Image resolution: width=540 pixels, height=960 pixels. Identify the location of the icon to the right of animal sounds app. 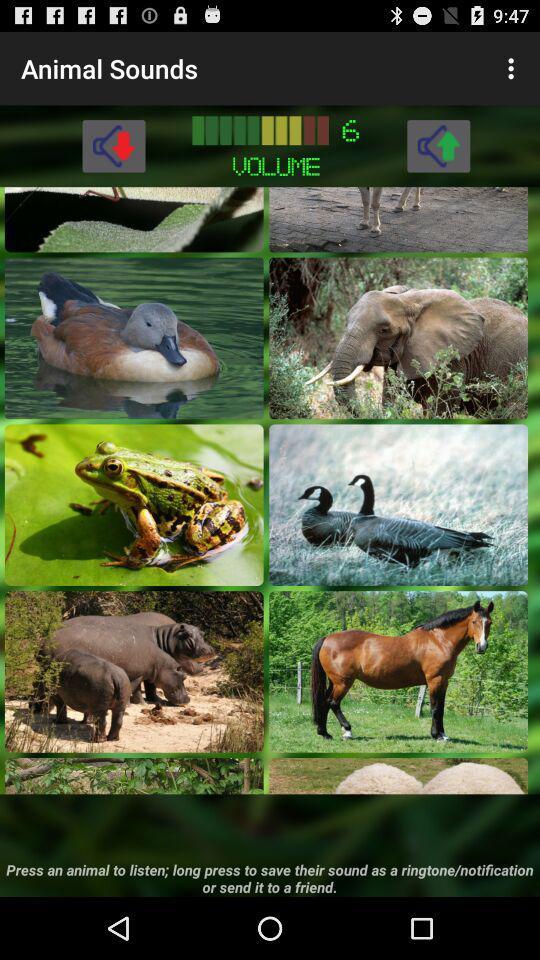
(513, 68).